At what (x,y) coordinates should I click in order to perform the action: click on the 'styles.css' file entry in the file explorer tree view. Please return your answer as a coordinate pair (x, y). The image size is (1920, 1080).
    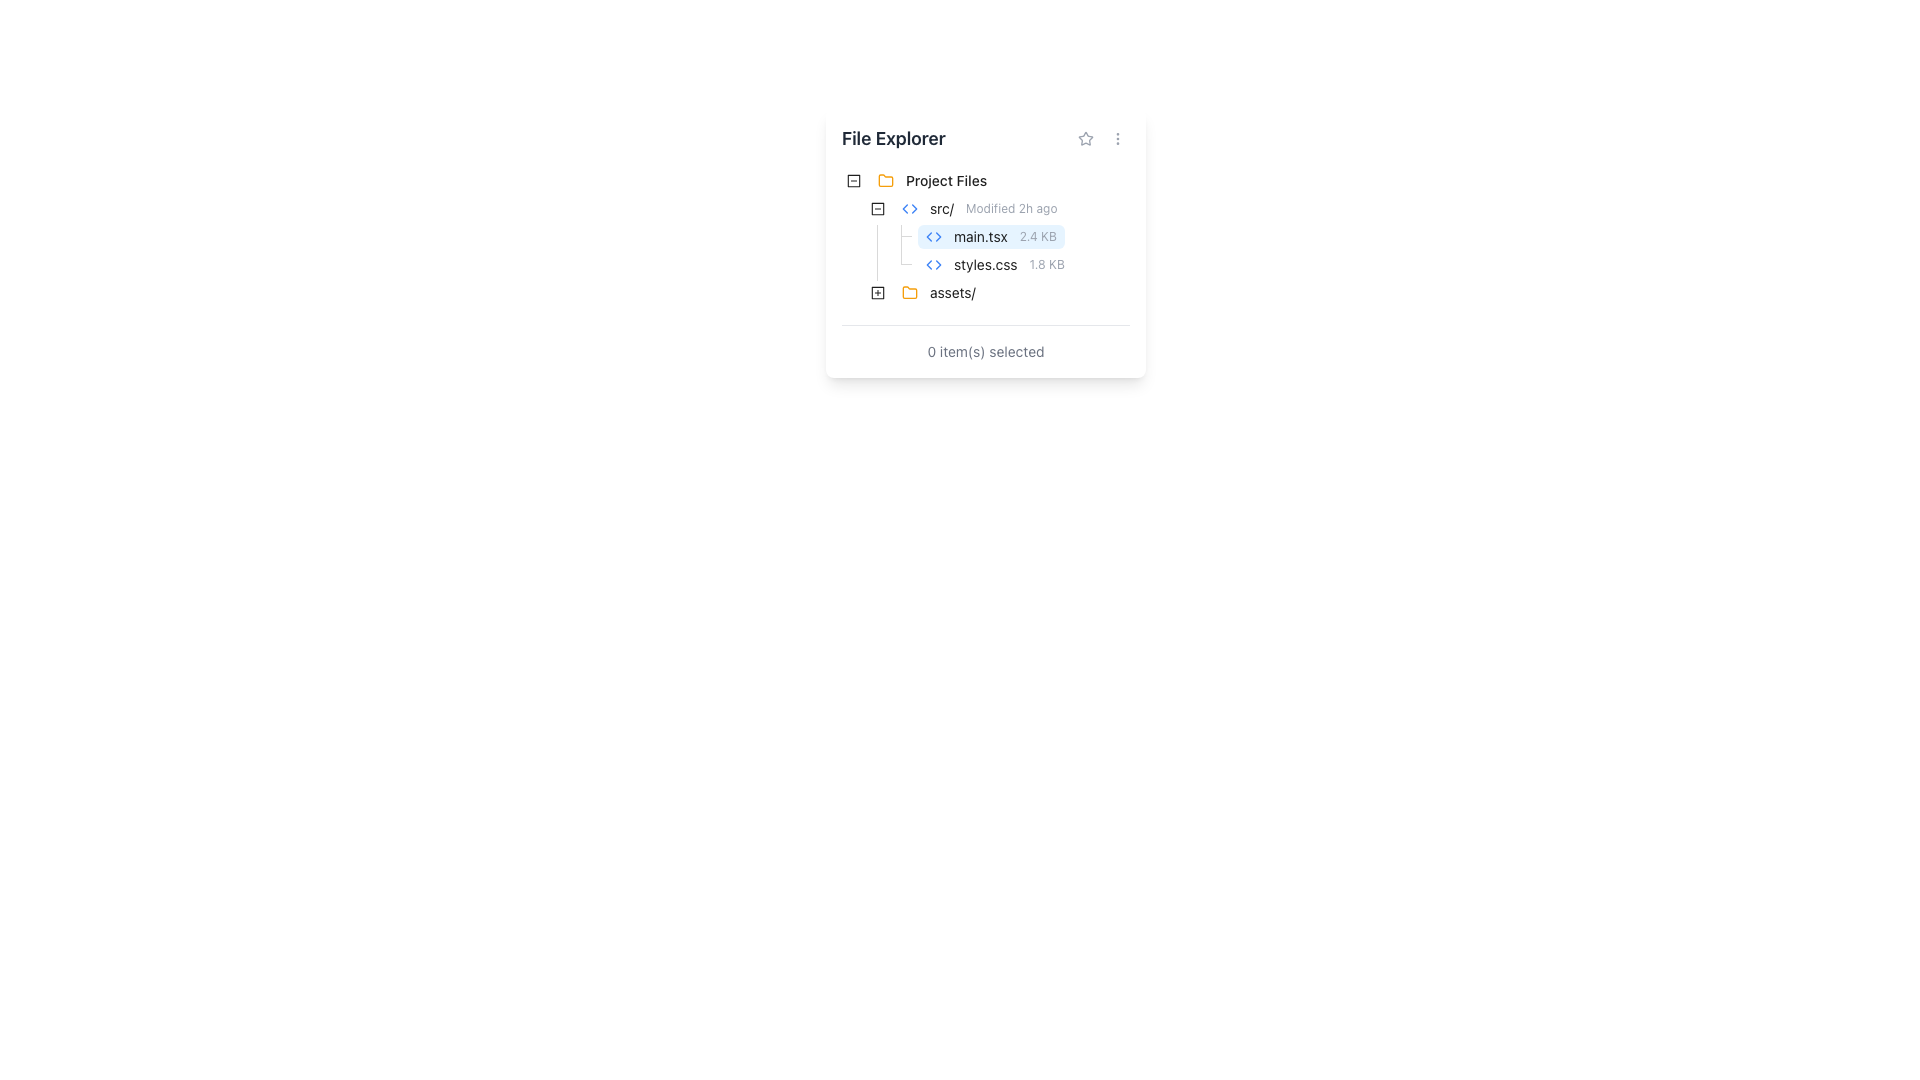
    Looking at the image, I should click on (956, 264).